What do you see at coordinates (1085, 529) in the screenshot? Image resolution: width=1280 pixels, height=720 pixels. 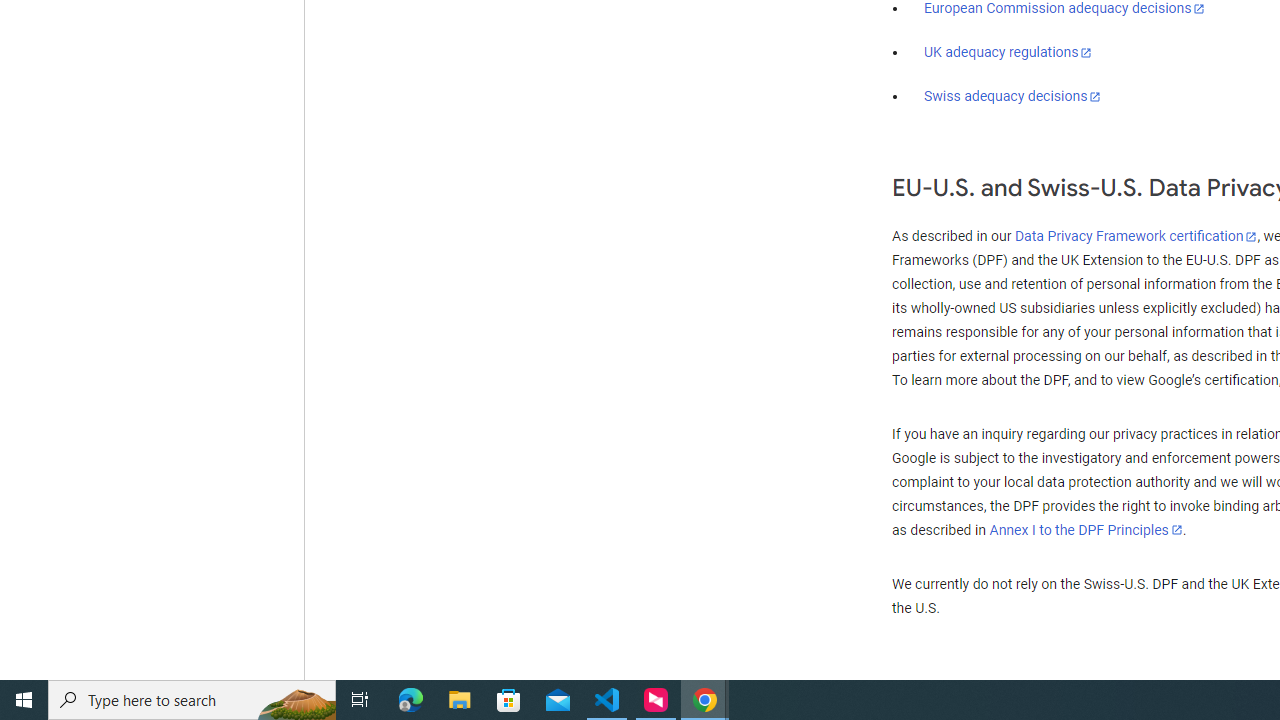 I see `'Annex I to the DPF Principles'` at bounding box center [1085, 529].